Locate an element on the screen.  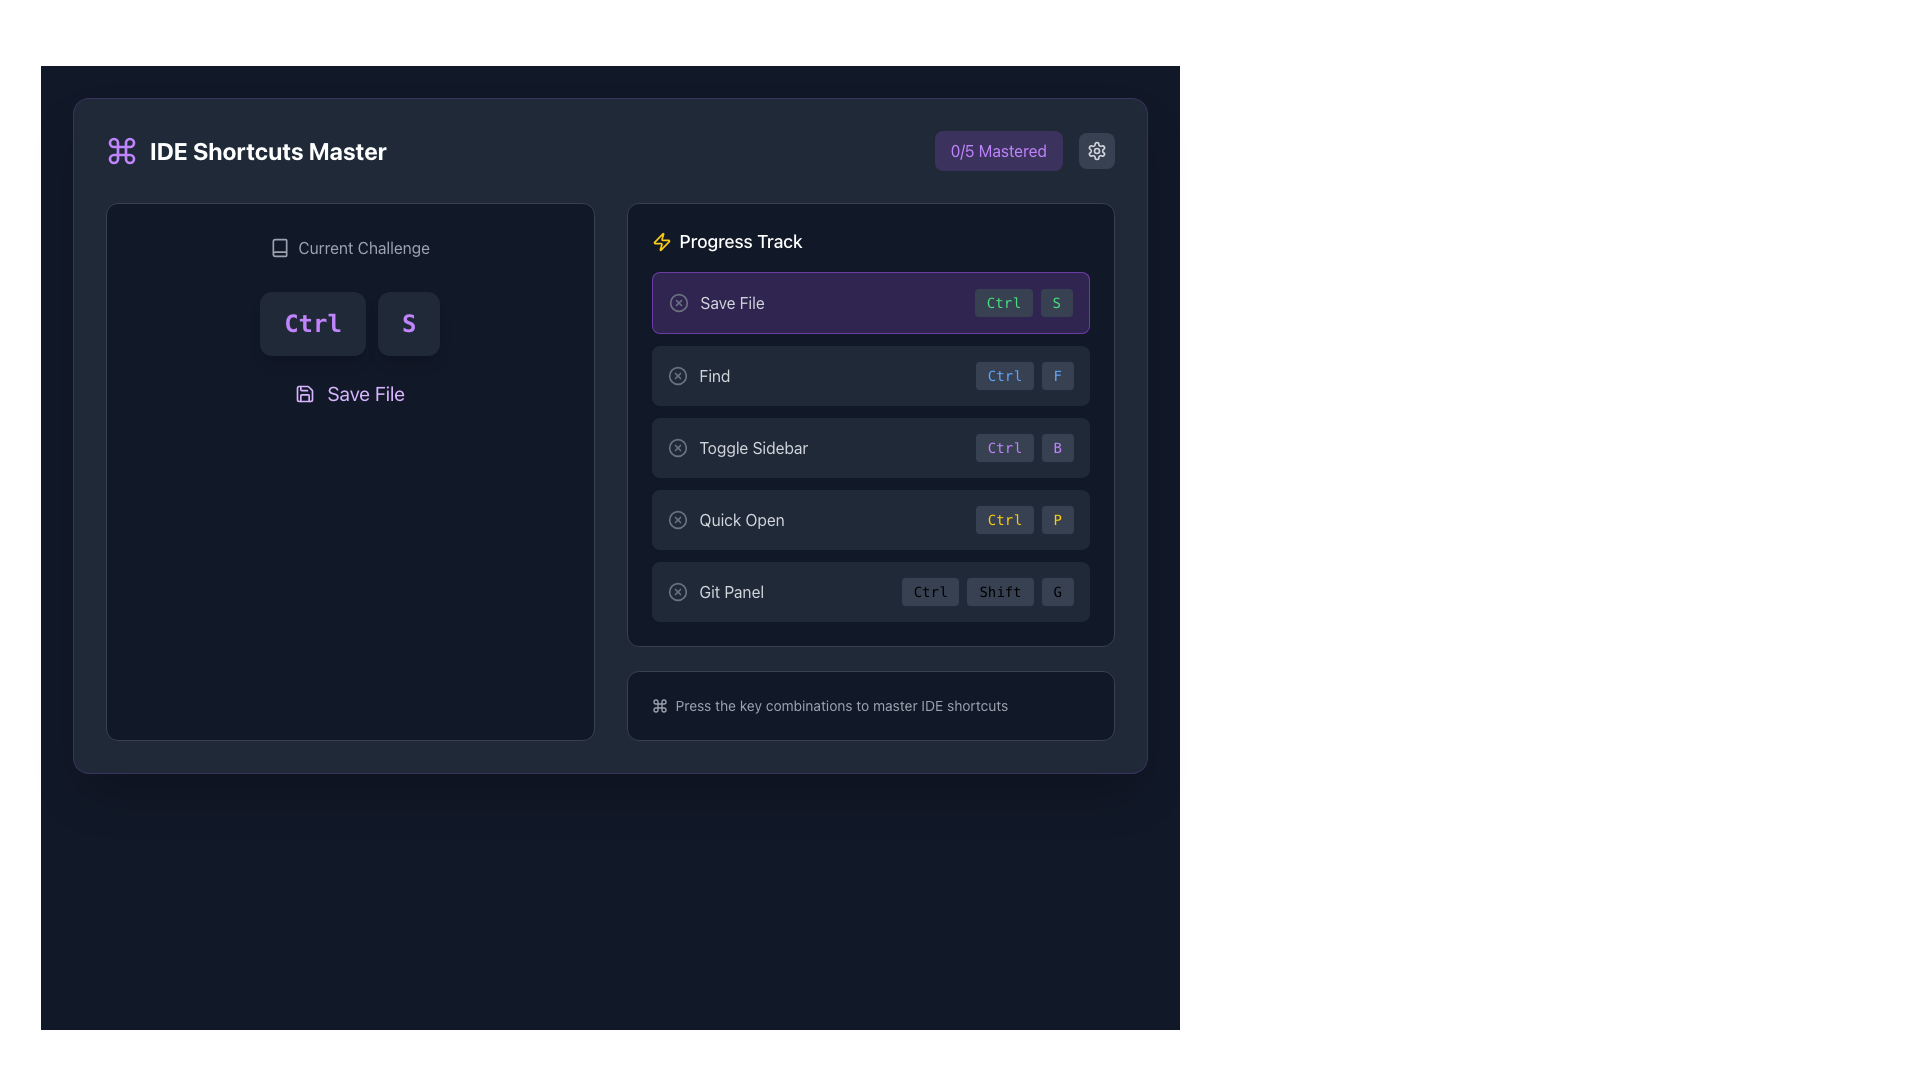
the header text label that indicates the purpose of the interface, which is about mastering shortcuts for an integrated development environment (IDE) is located at coordinates (267, 149).